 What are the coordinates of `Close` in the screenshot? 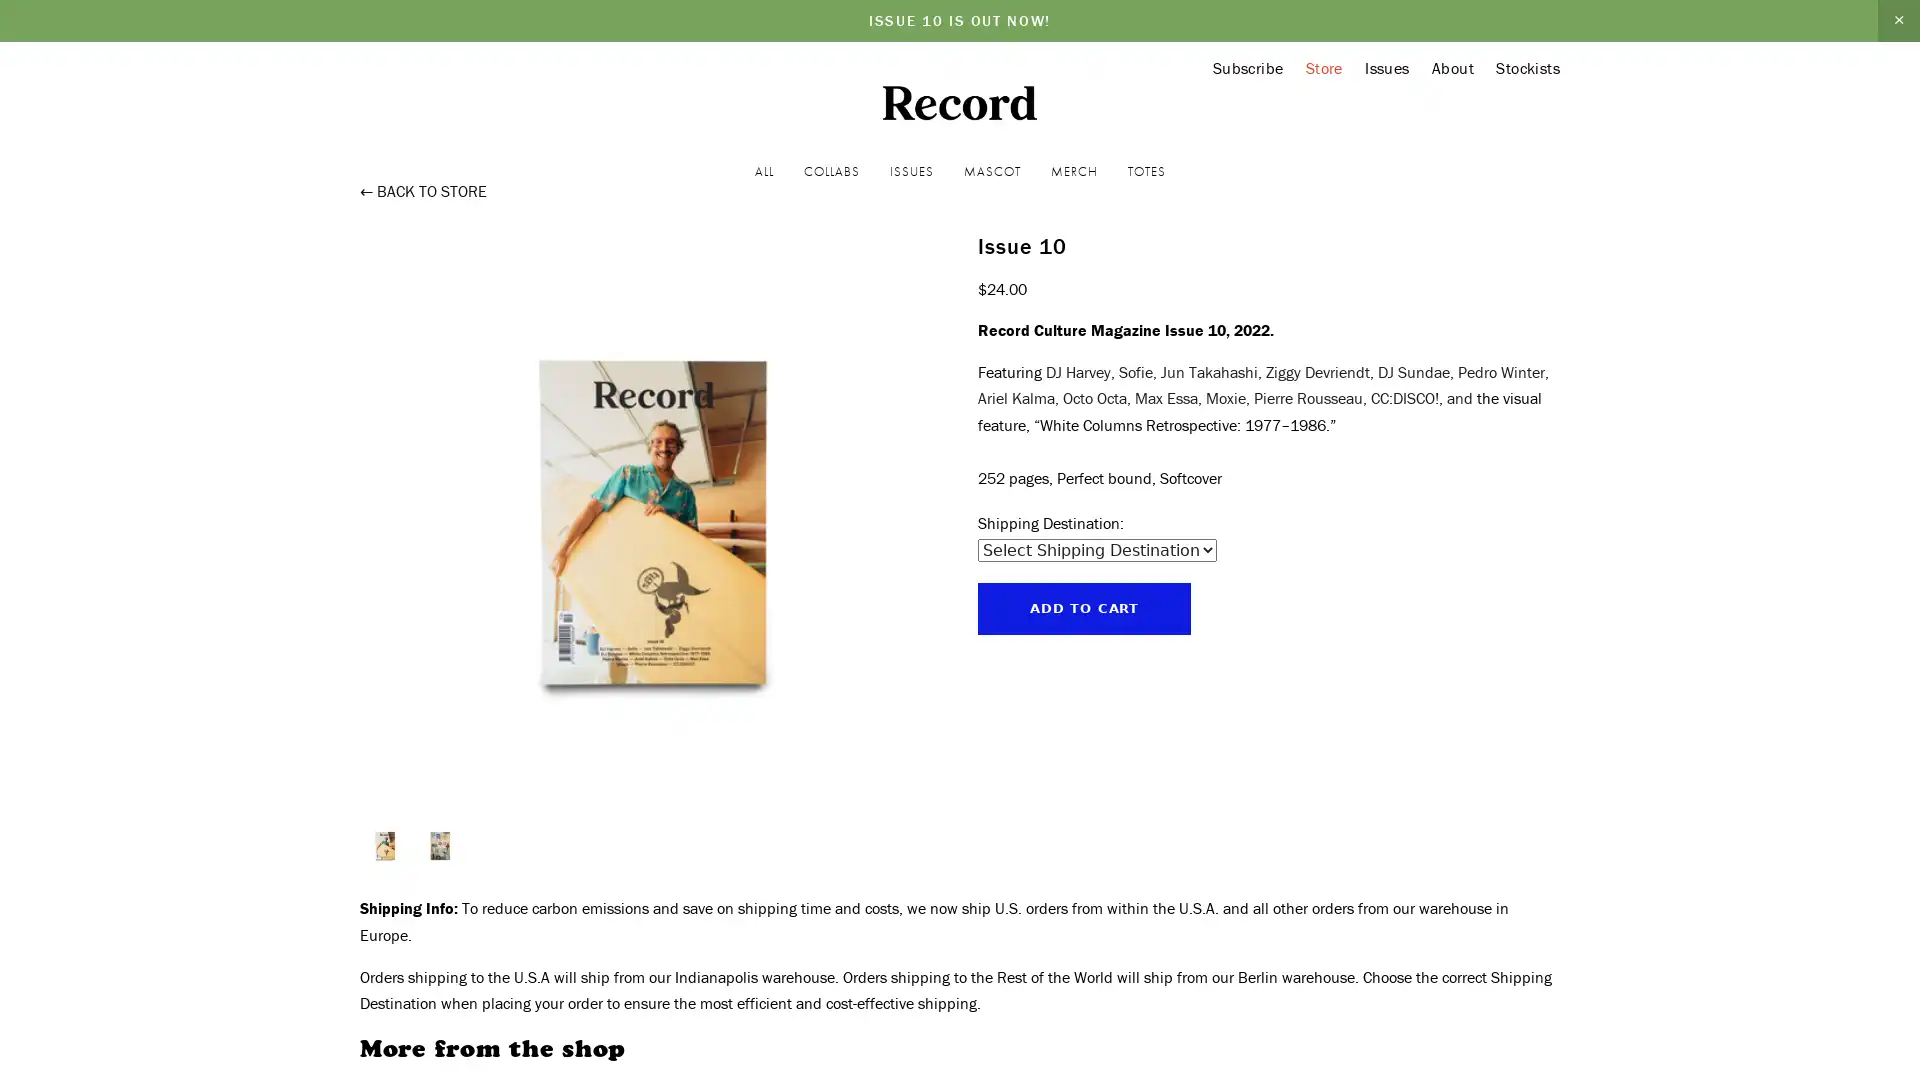 It's located at (1895, 898).